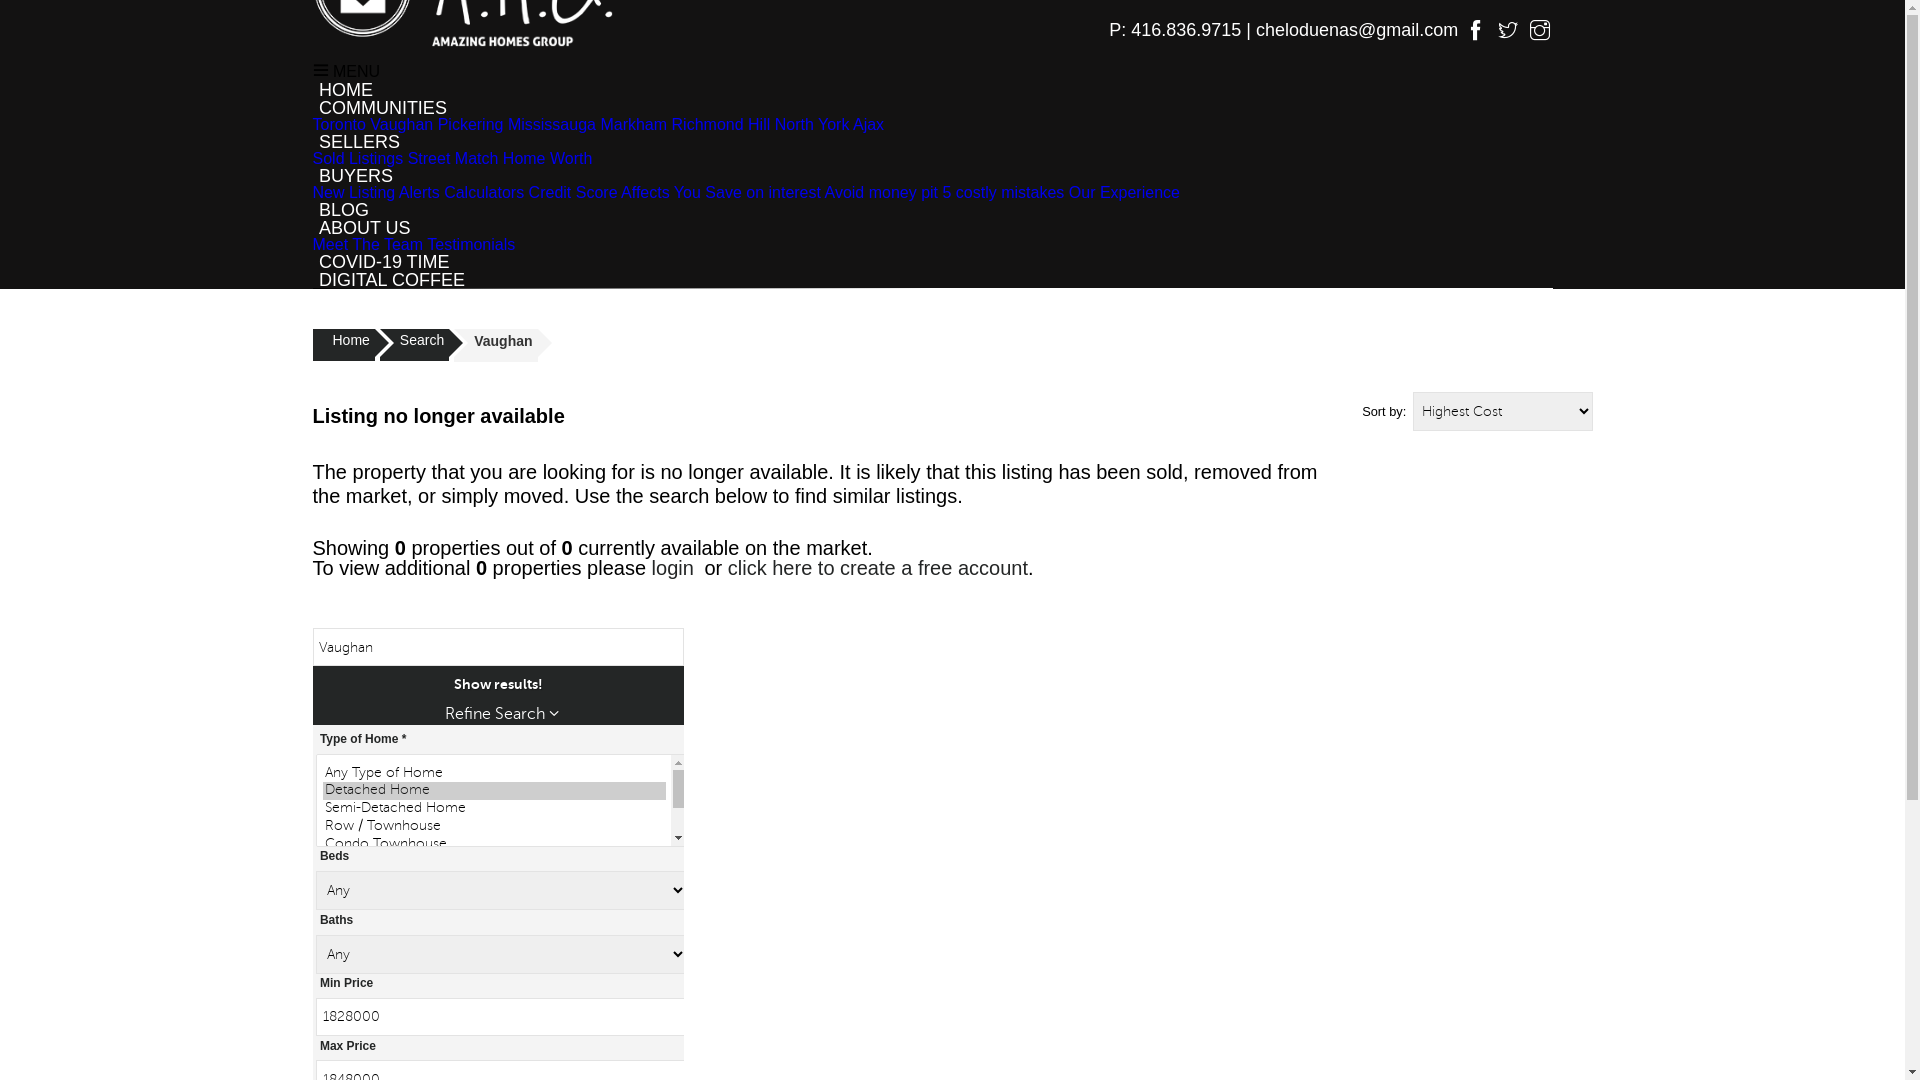 The image size is (1920, 1080). Describe the element at coordinates (359, 141) in the screenshot. I see `'SELLERS'` at that location.